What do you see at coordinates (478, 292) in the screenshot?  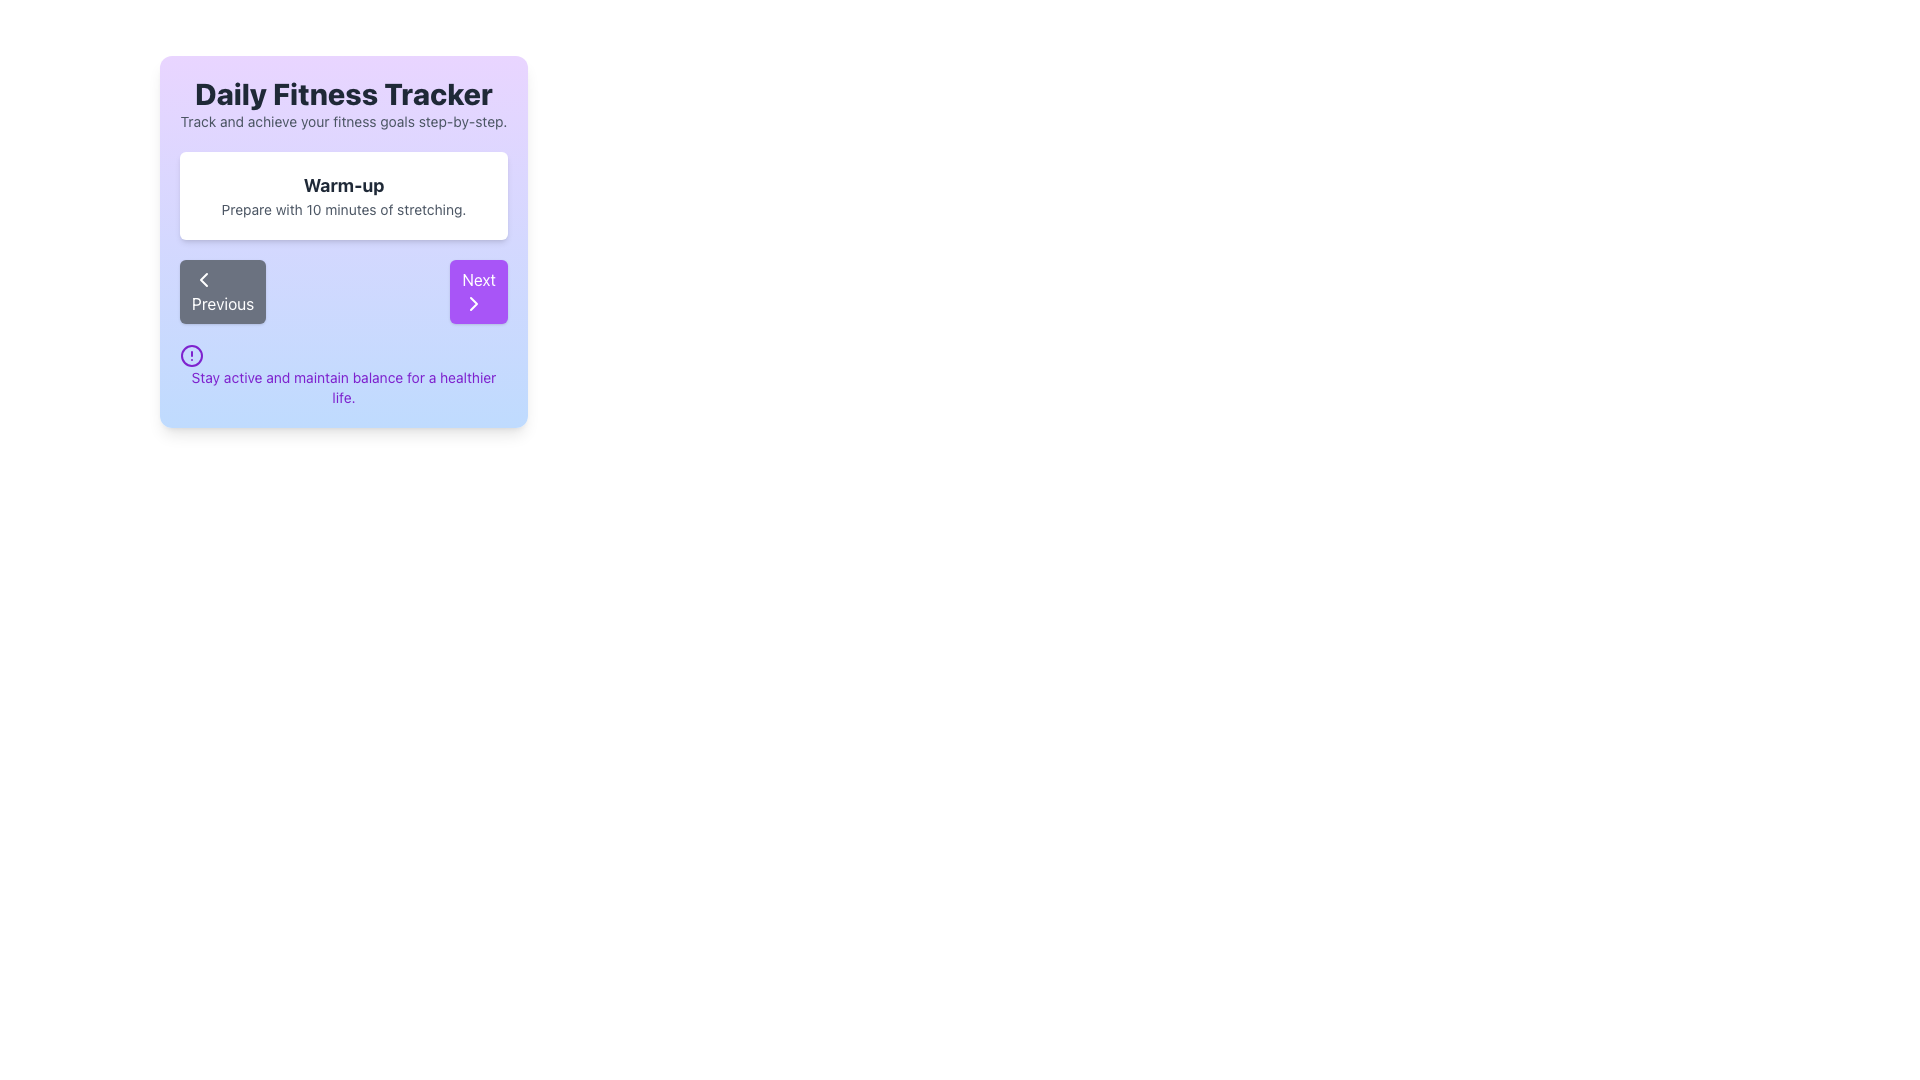 I see `the second button in the horizontal layout of navigation buttons at the bottom of the section to go to the next step` at bounding box center [478, 292].